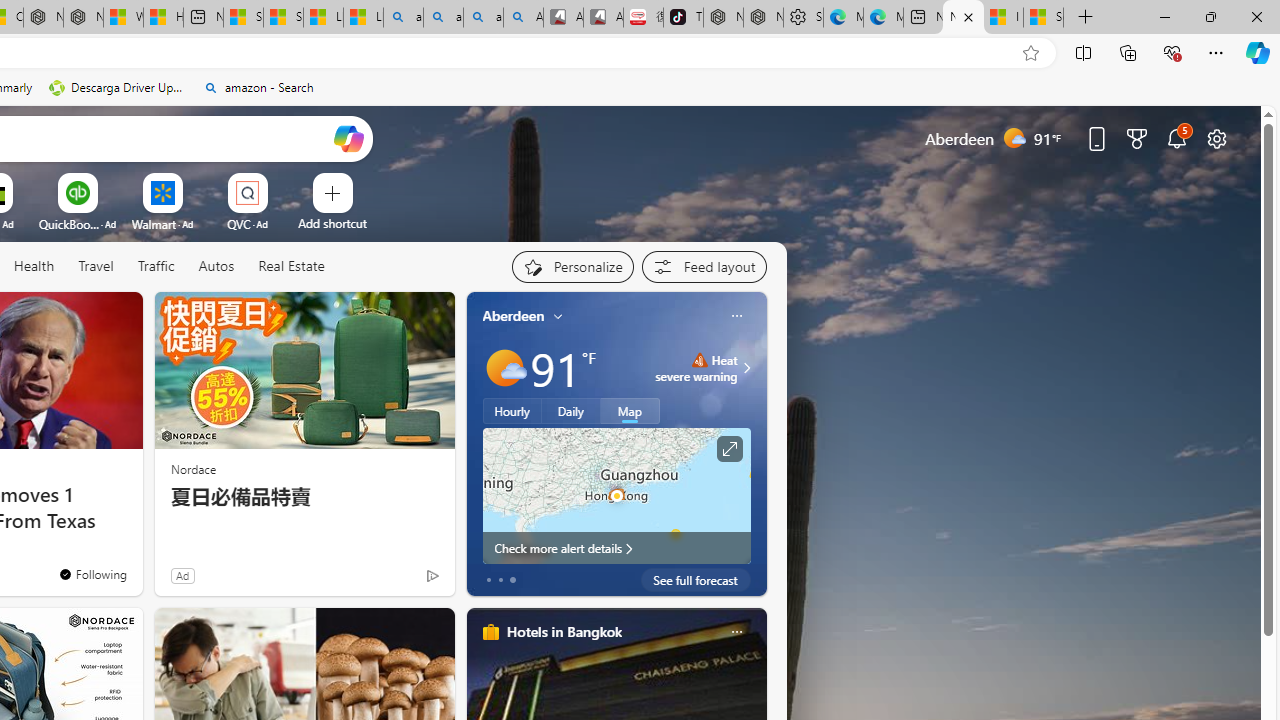 This screenshot has height=720, width=1280. What do you see at coordinates (704, 266) in the screenshot?
I see `'Feed settings'` at bounding box center [704, 266].